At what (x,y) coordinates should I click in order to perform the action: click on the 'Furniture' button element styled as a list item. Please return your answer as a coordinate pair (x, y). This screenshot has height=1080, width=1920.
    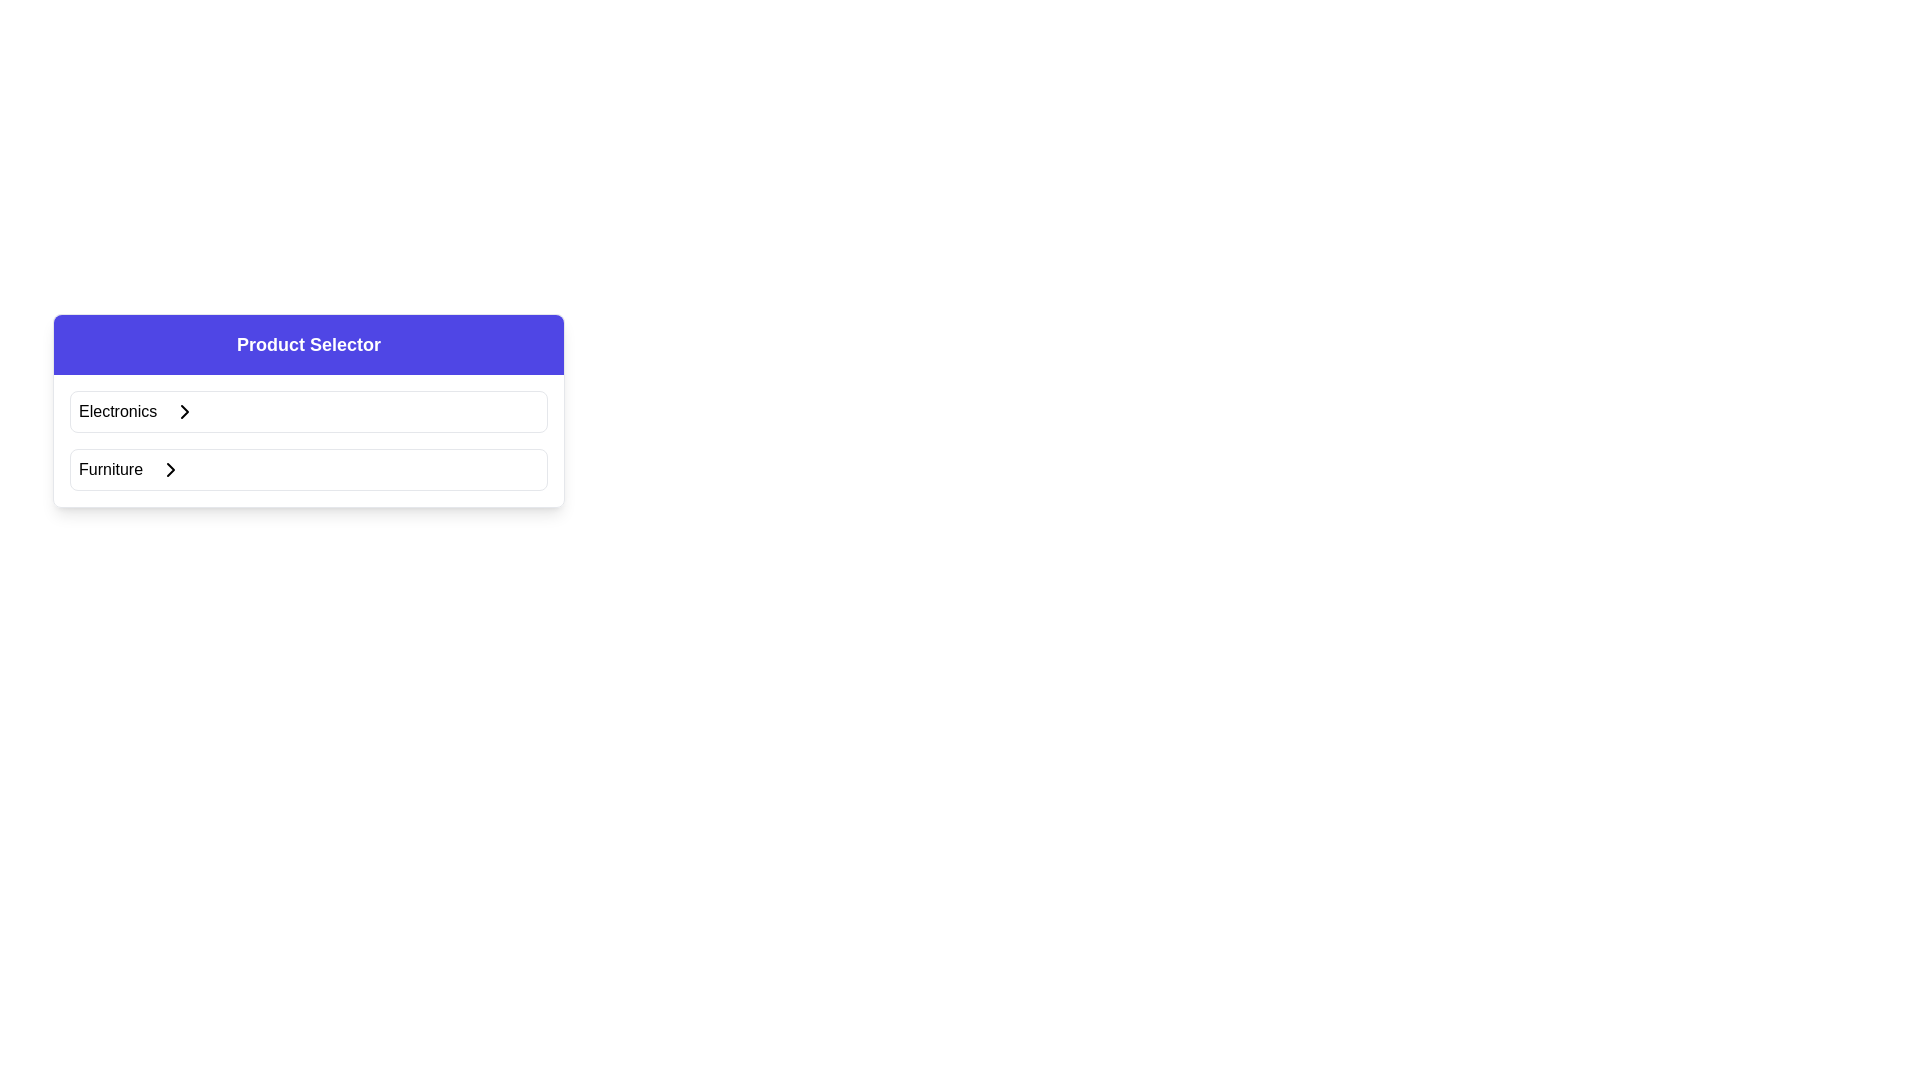
    Looking at the image, I should click on (307, 470).